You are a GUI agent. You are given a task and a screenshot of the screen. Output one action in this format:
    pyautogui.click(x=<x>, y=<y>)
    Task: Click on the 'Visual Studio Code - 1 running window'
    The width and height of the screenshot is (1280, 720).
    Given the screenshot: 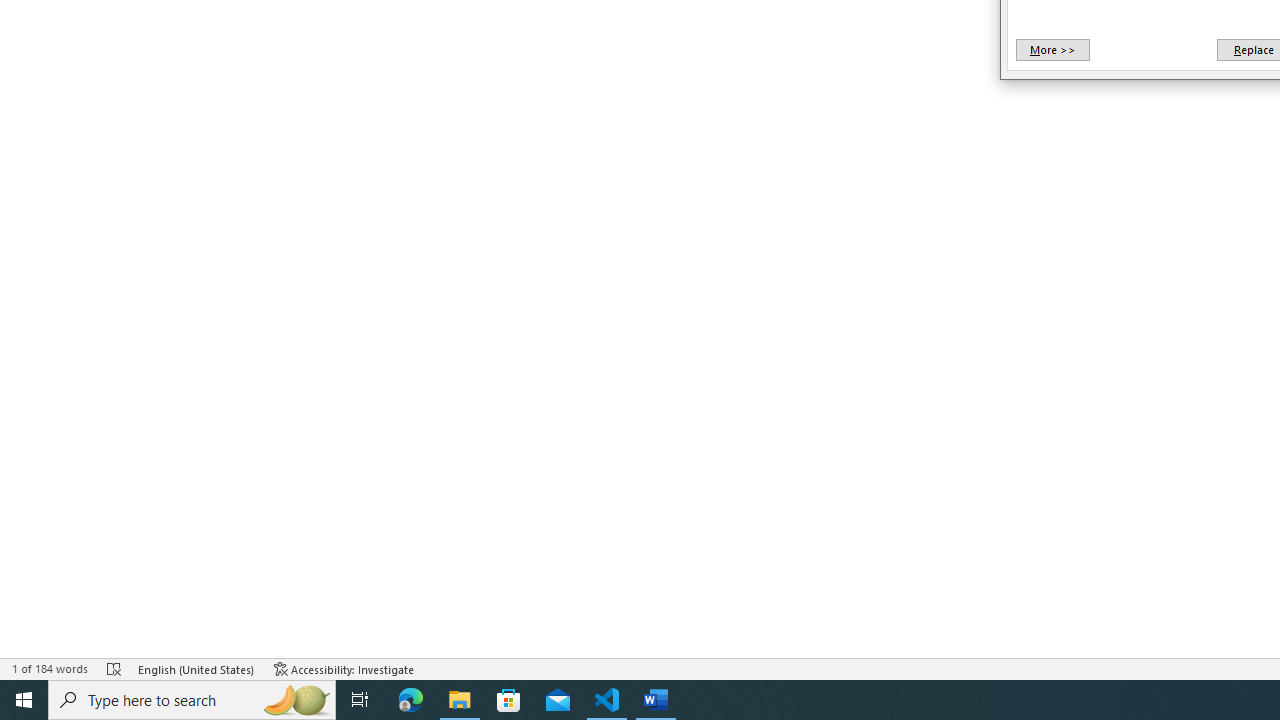 What is the action you would take?
    pyautogui.click(x=606, y=698)
    